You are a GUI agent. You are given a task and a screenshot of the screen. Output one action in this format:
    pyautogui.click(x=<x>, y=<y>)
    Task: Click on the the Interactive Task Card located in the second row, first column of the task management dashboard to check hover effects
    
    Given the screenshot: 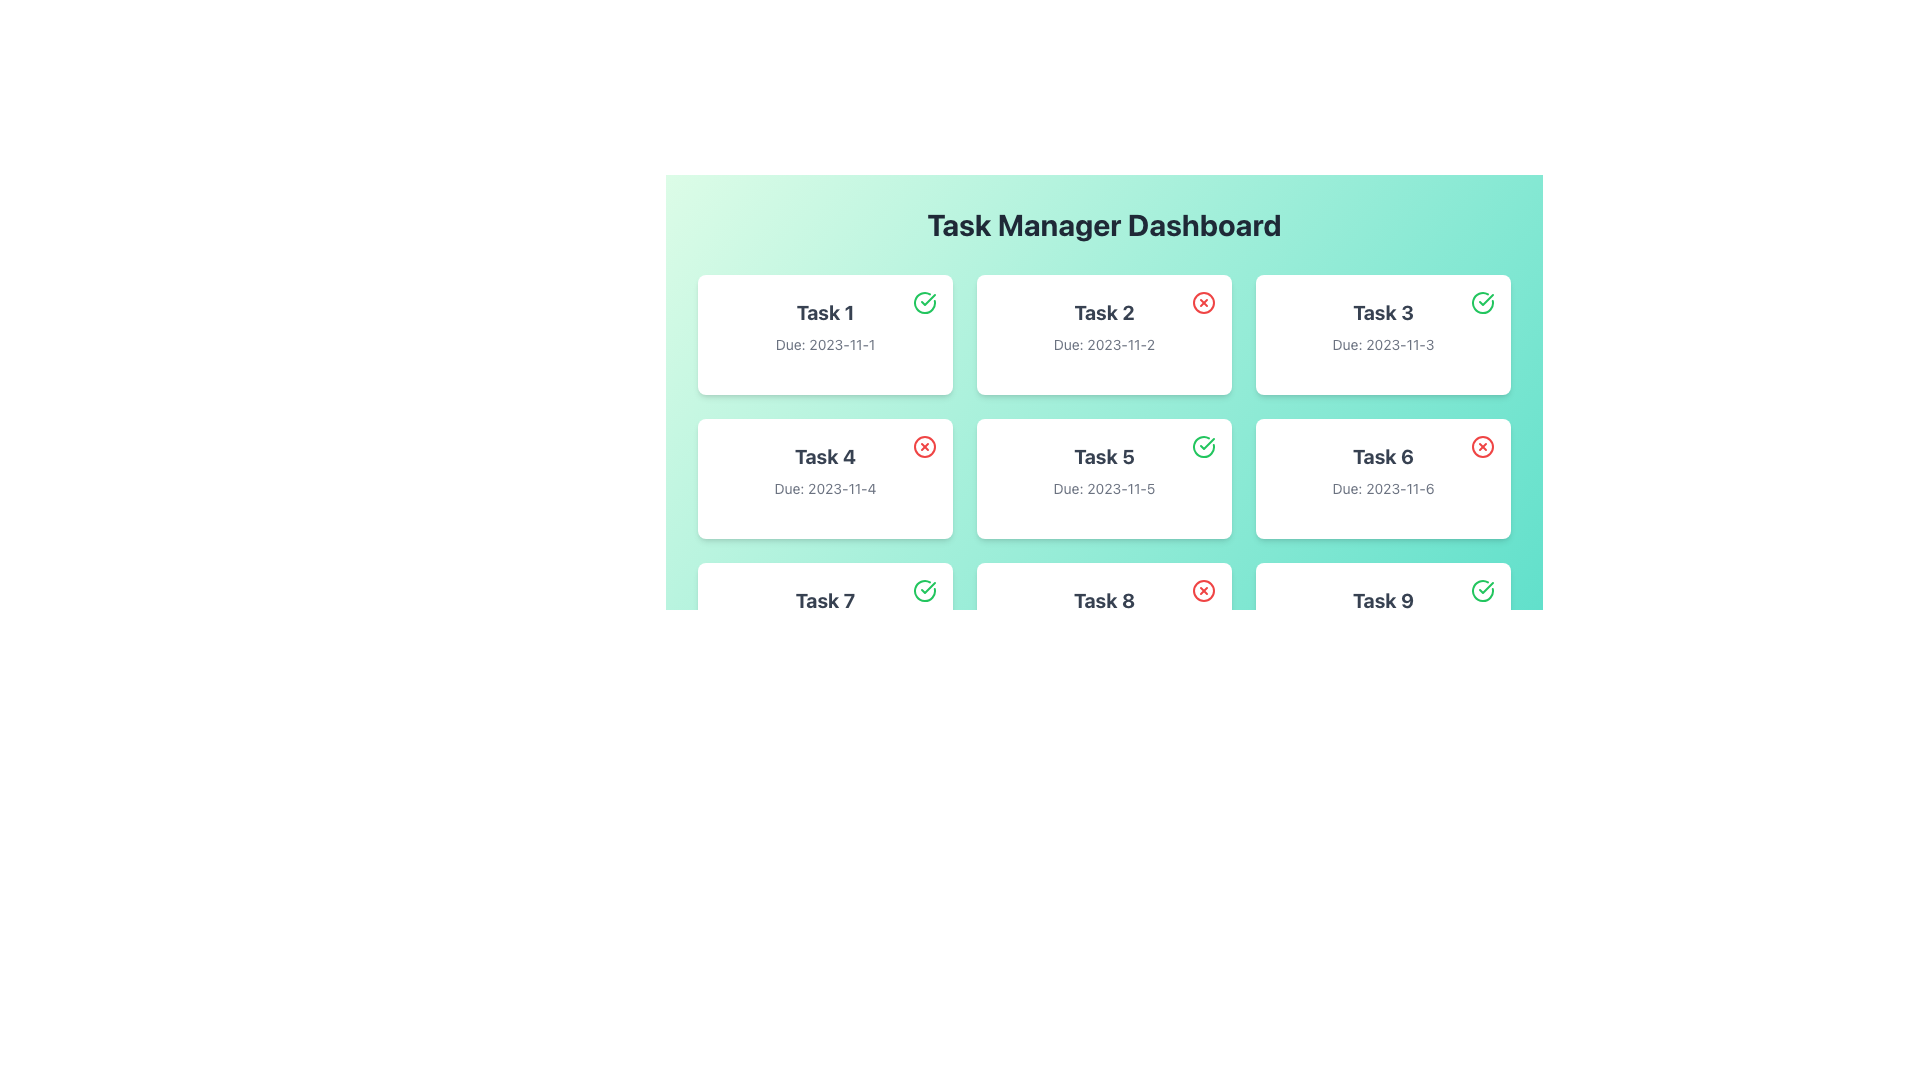 What is the action you would take?
    pyautogui.click(x=825, y=478)
    